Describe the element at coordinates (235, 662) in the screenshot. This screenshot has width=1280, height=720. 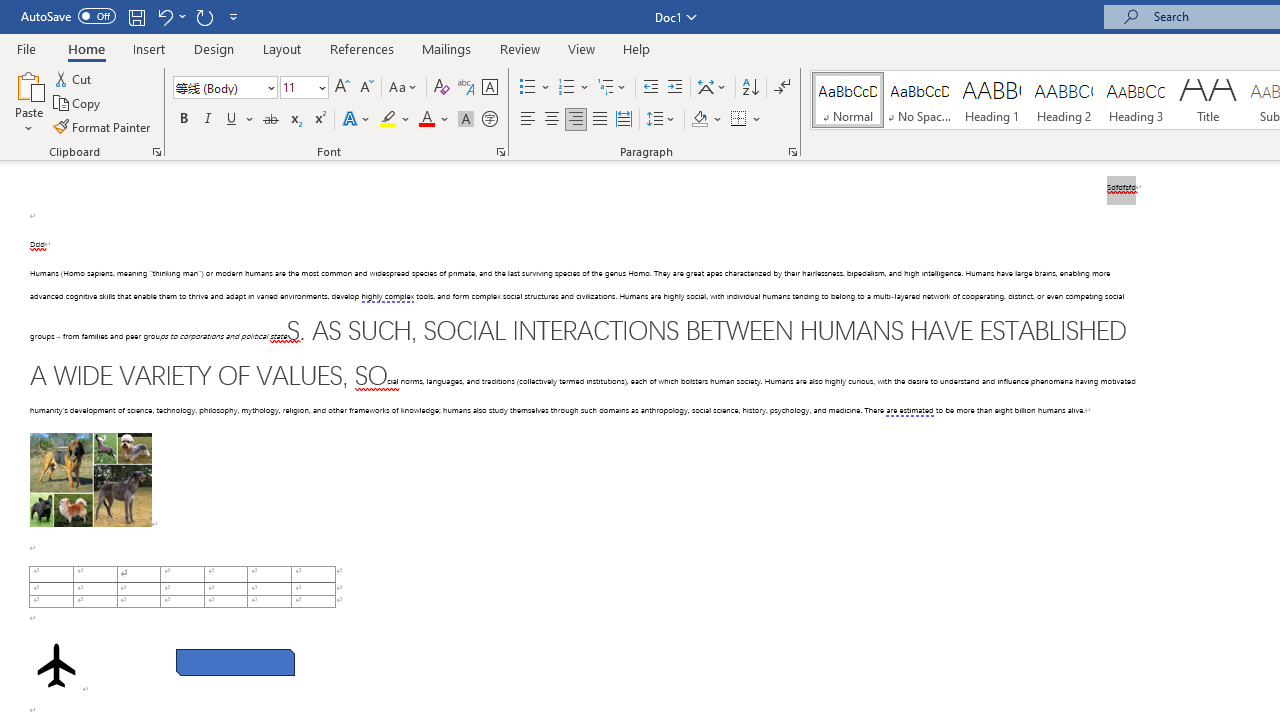
I see `'Rectangle: Diagonal Corners Snipped 2'` at that location.